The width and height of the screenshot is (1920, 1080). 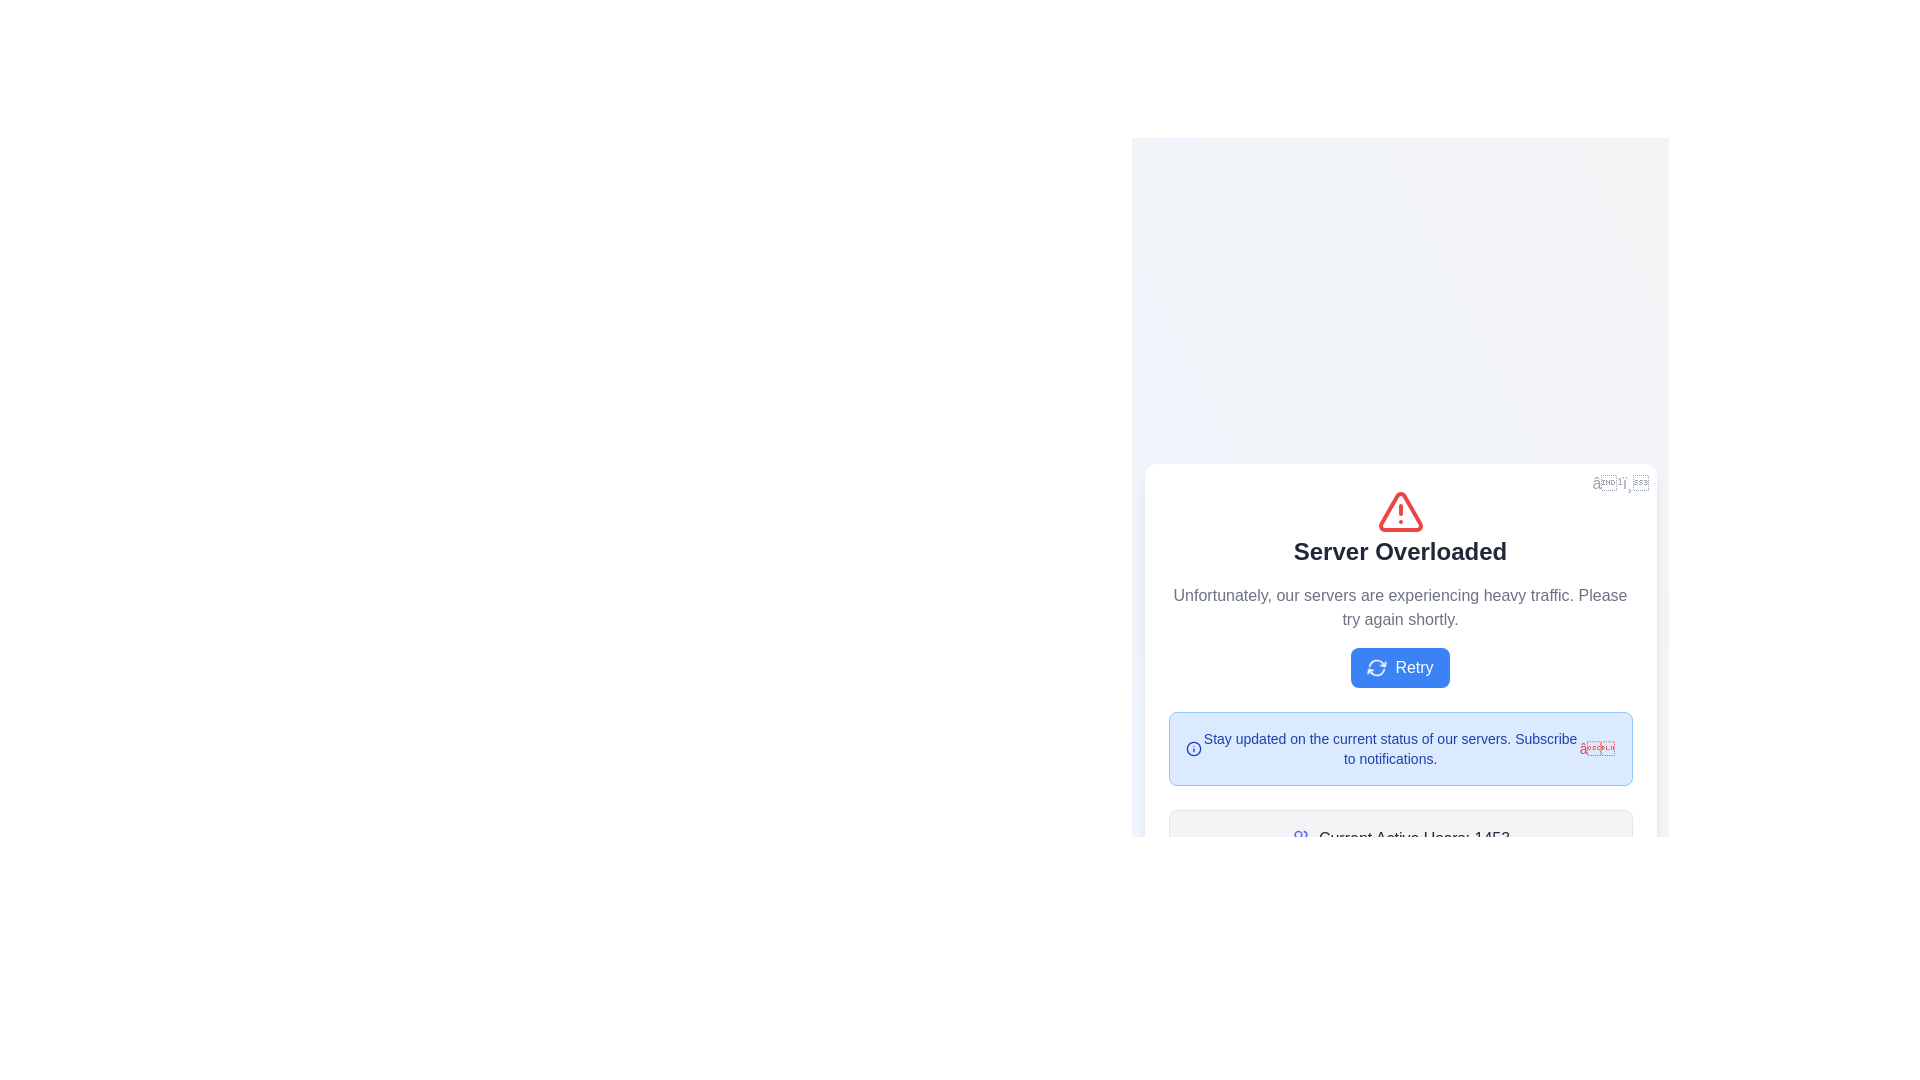 What do you see at coordinates (1399, 839) in the screenshot?
I see `the informative text element displaying 'Current Active Users: 1453' with an icon depicting users, located near the bottom of the main interface panel` at bounding box center [1399, 839].